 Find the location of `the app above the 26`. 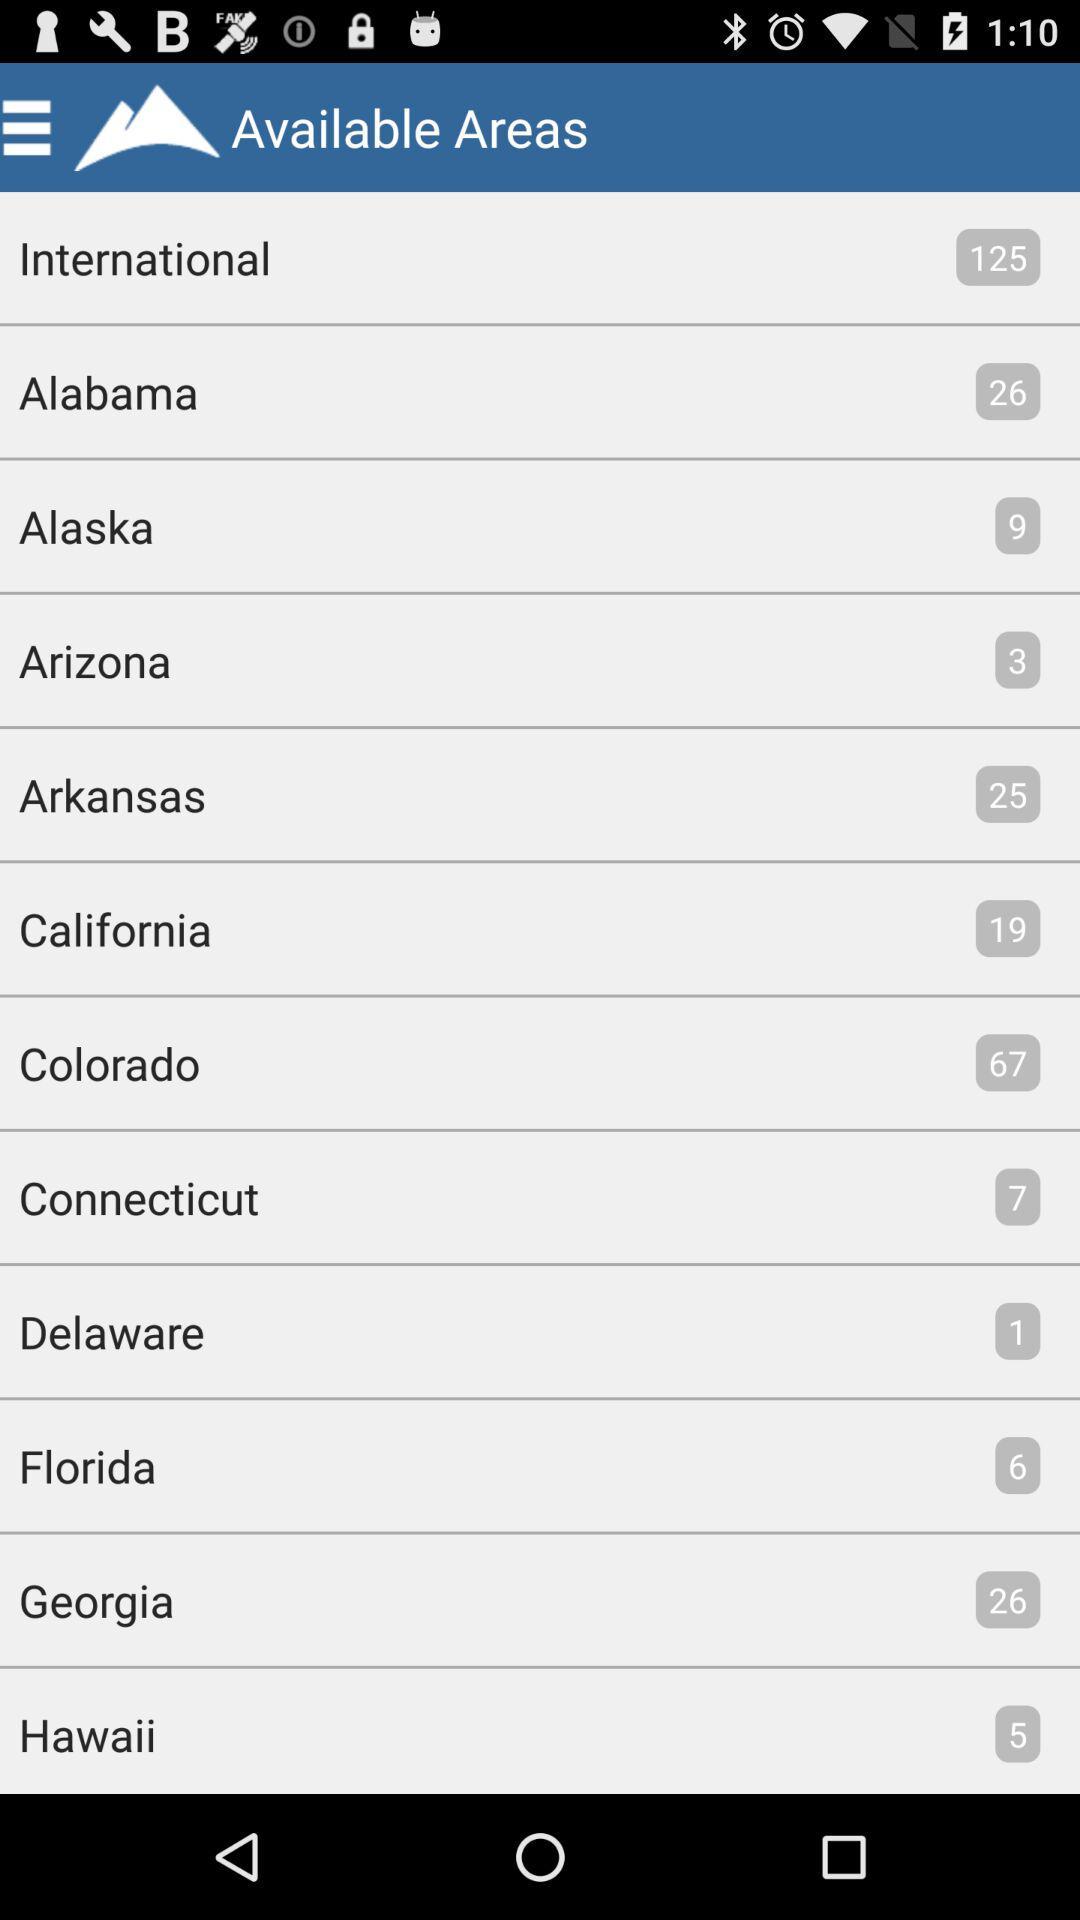

the app above the 26 is located at coordinates (998, 256).